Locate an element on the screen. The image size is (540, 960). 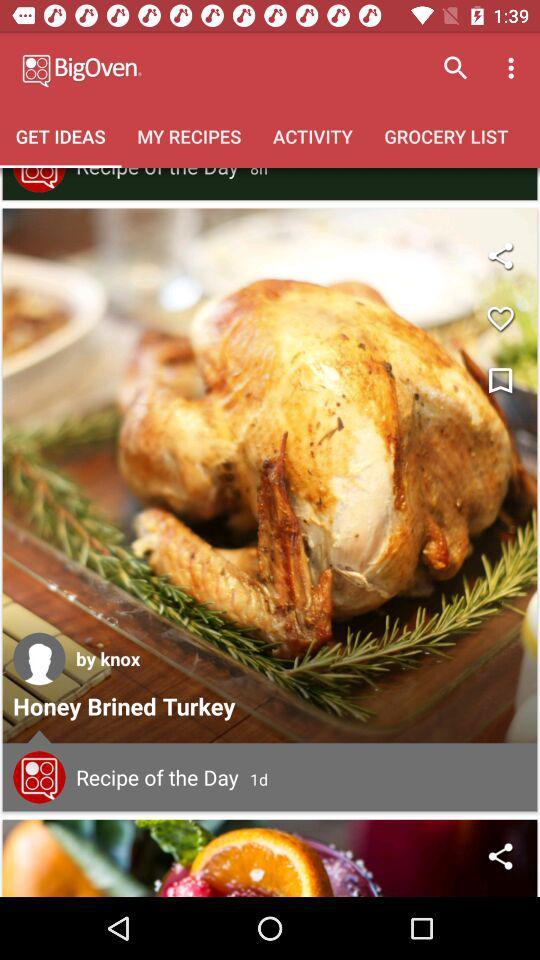
save is located at coordinates (499, 318).